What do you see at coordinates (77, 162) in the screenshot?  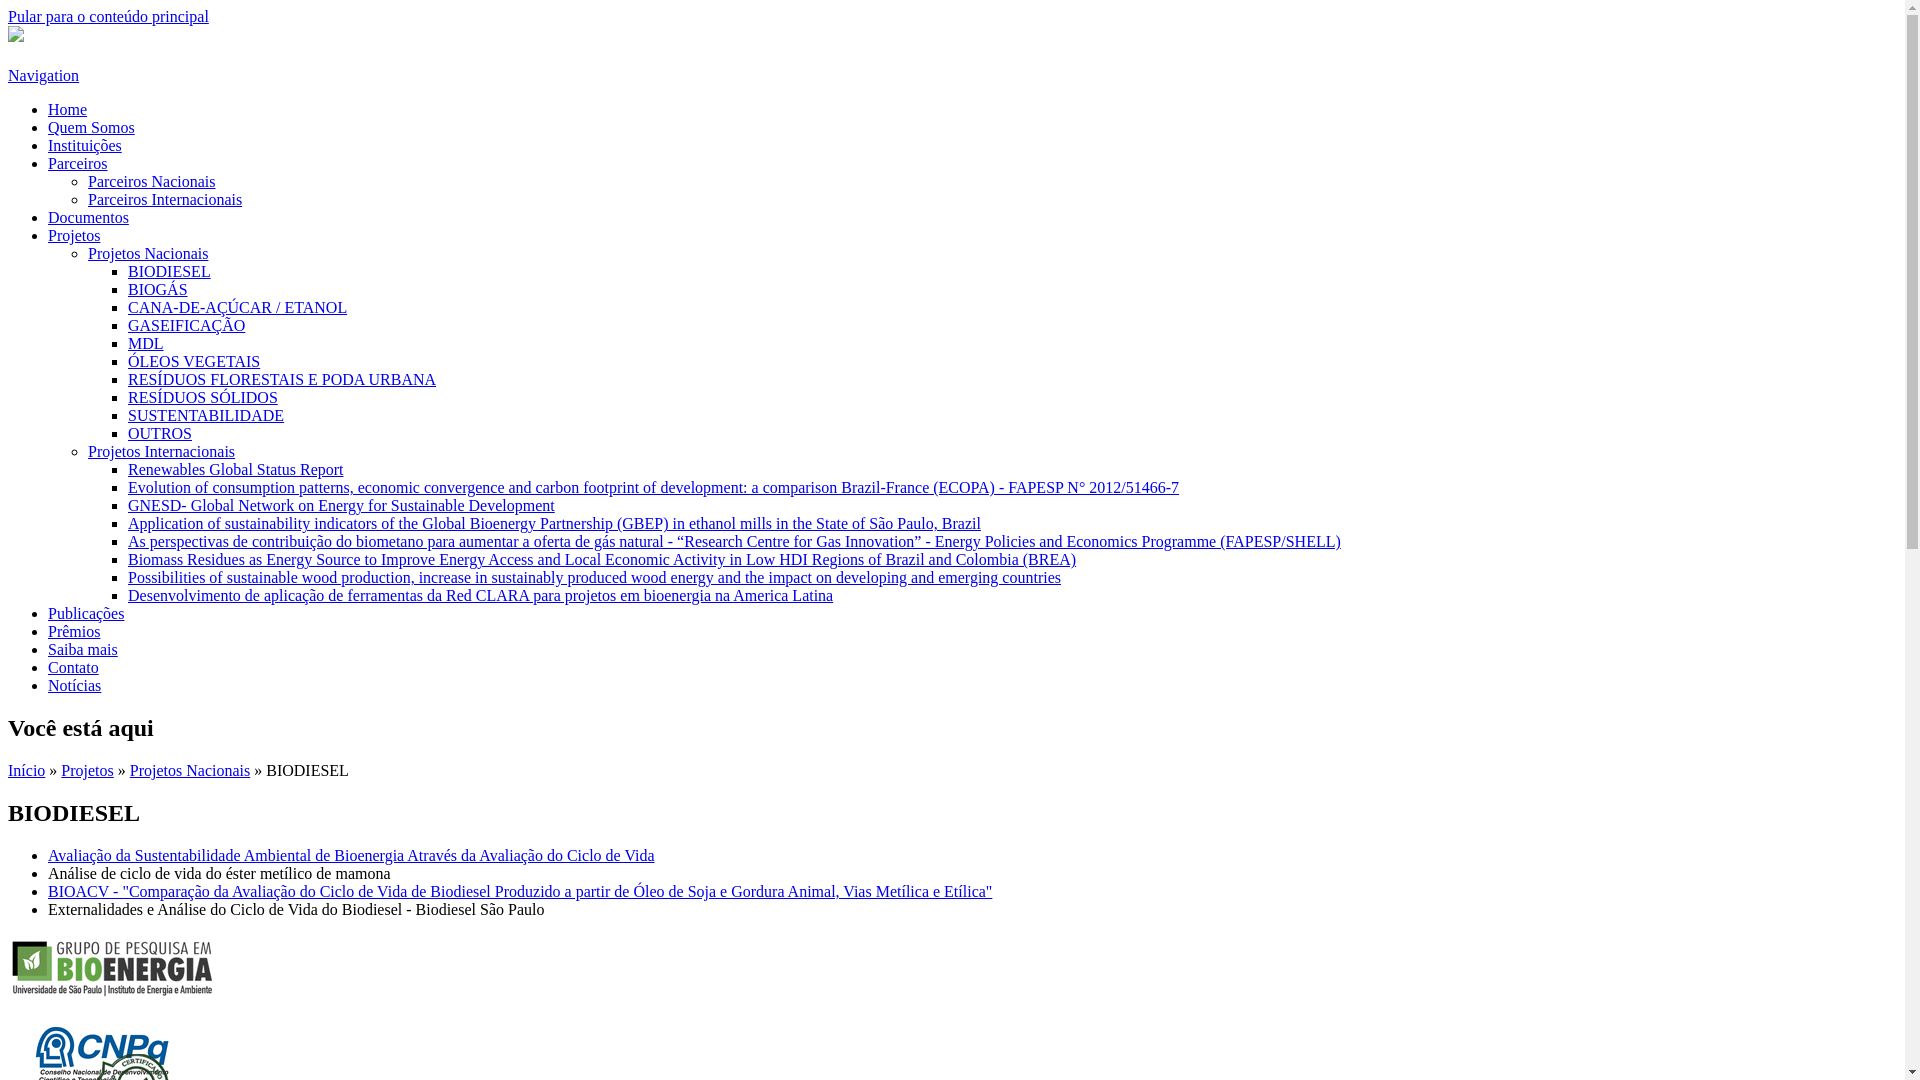 I see `'Parceiros'` at bounding box center [77, 162].